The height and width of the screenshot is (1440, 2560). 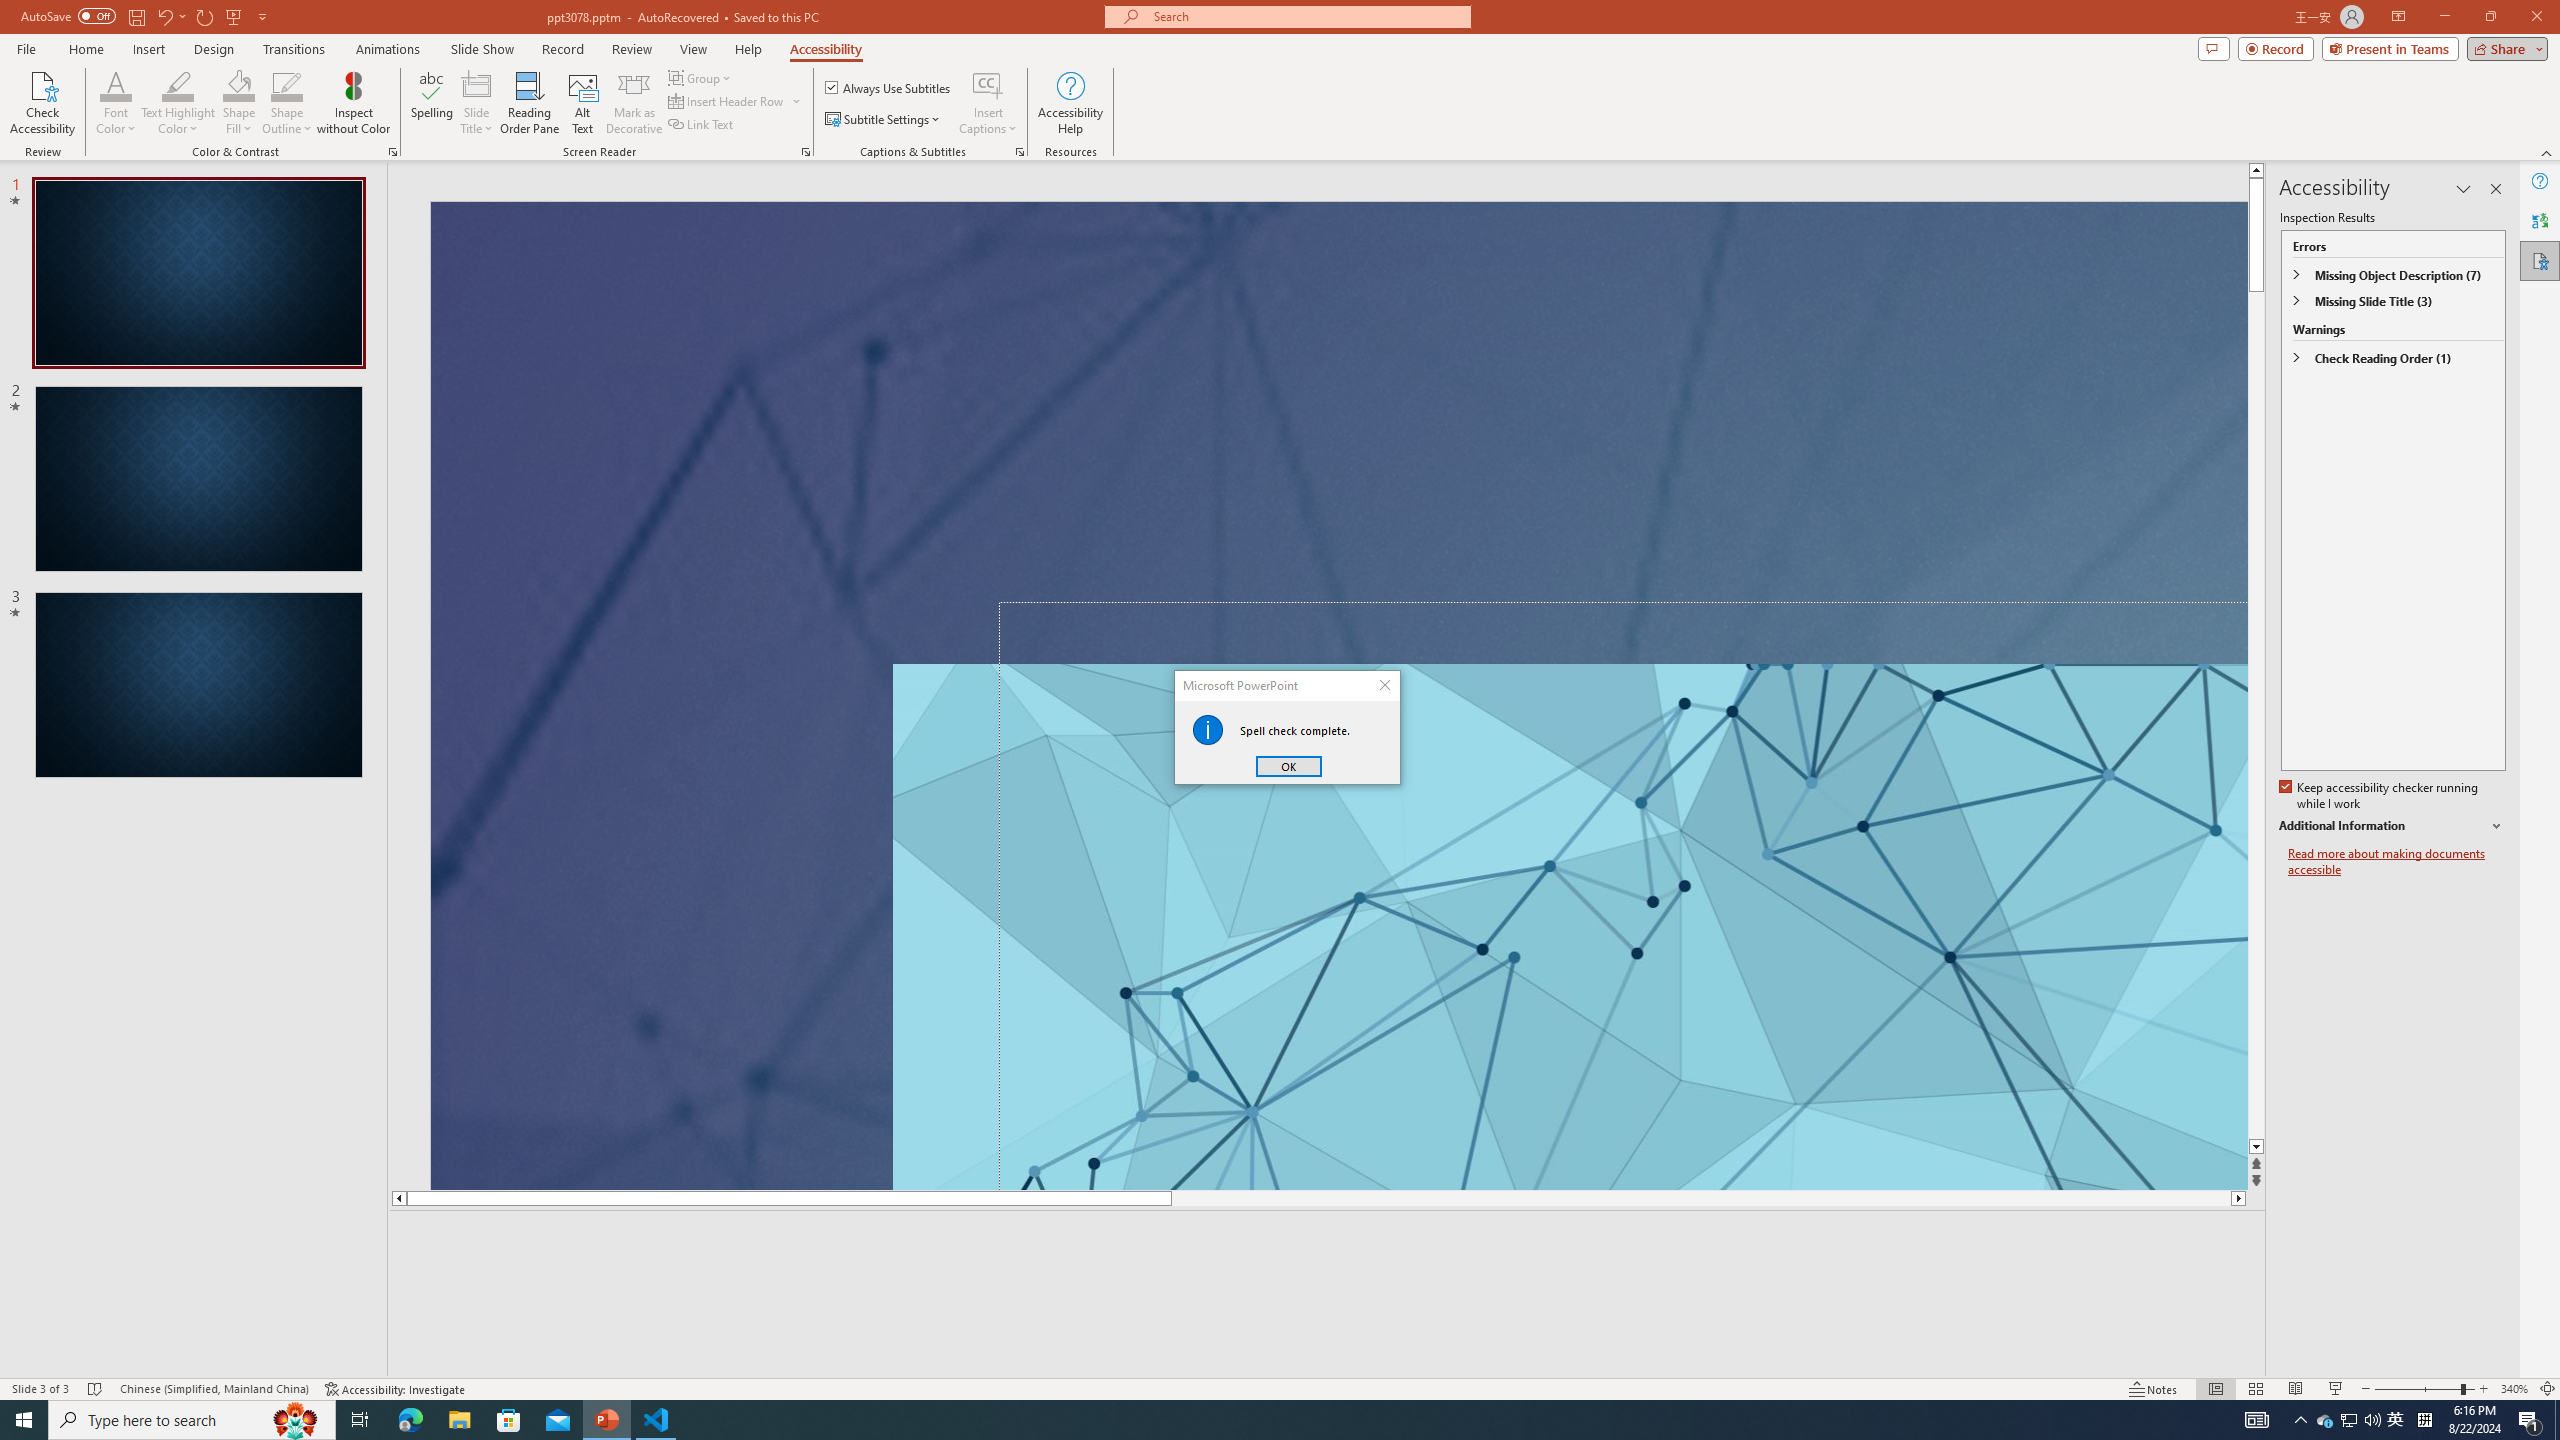 What do you see at coordinates (239, 84) in the screenshot?
I see `'Text Highlight Color'` at bounding box center [239, 84].